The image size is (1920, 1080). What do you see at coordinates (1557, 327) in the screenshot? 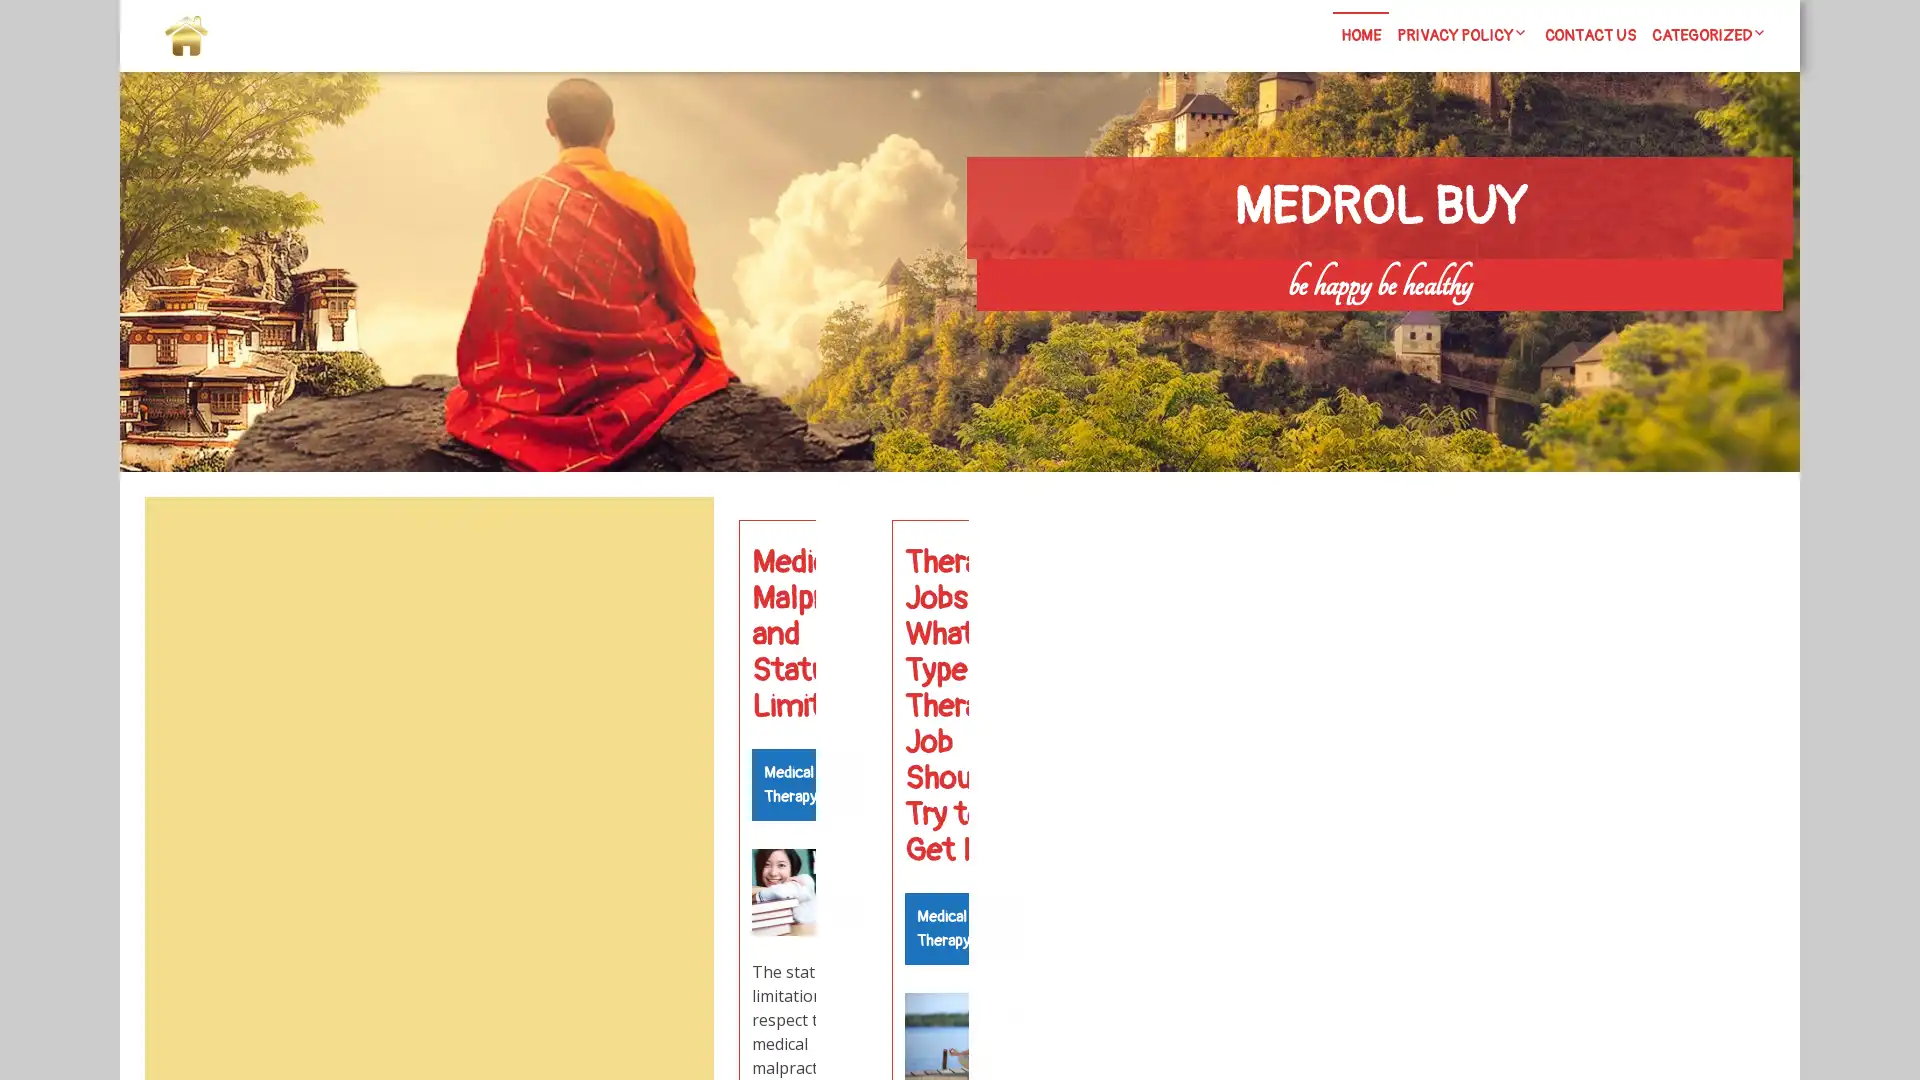
I see `Search` at bounding box center [1557, 327].